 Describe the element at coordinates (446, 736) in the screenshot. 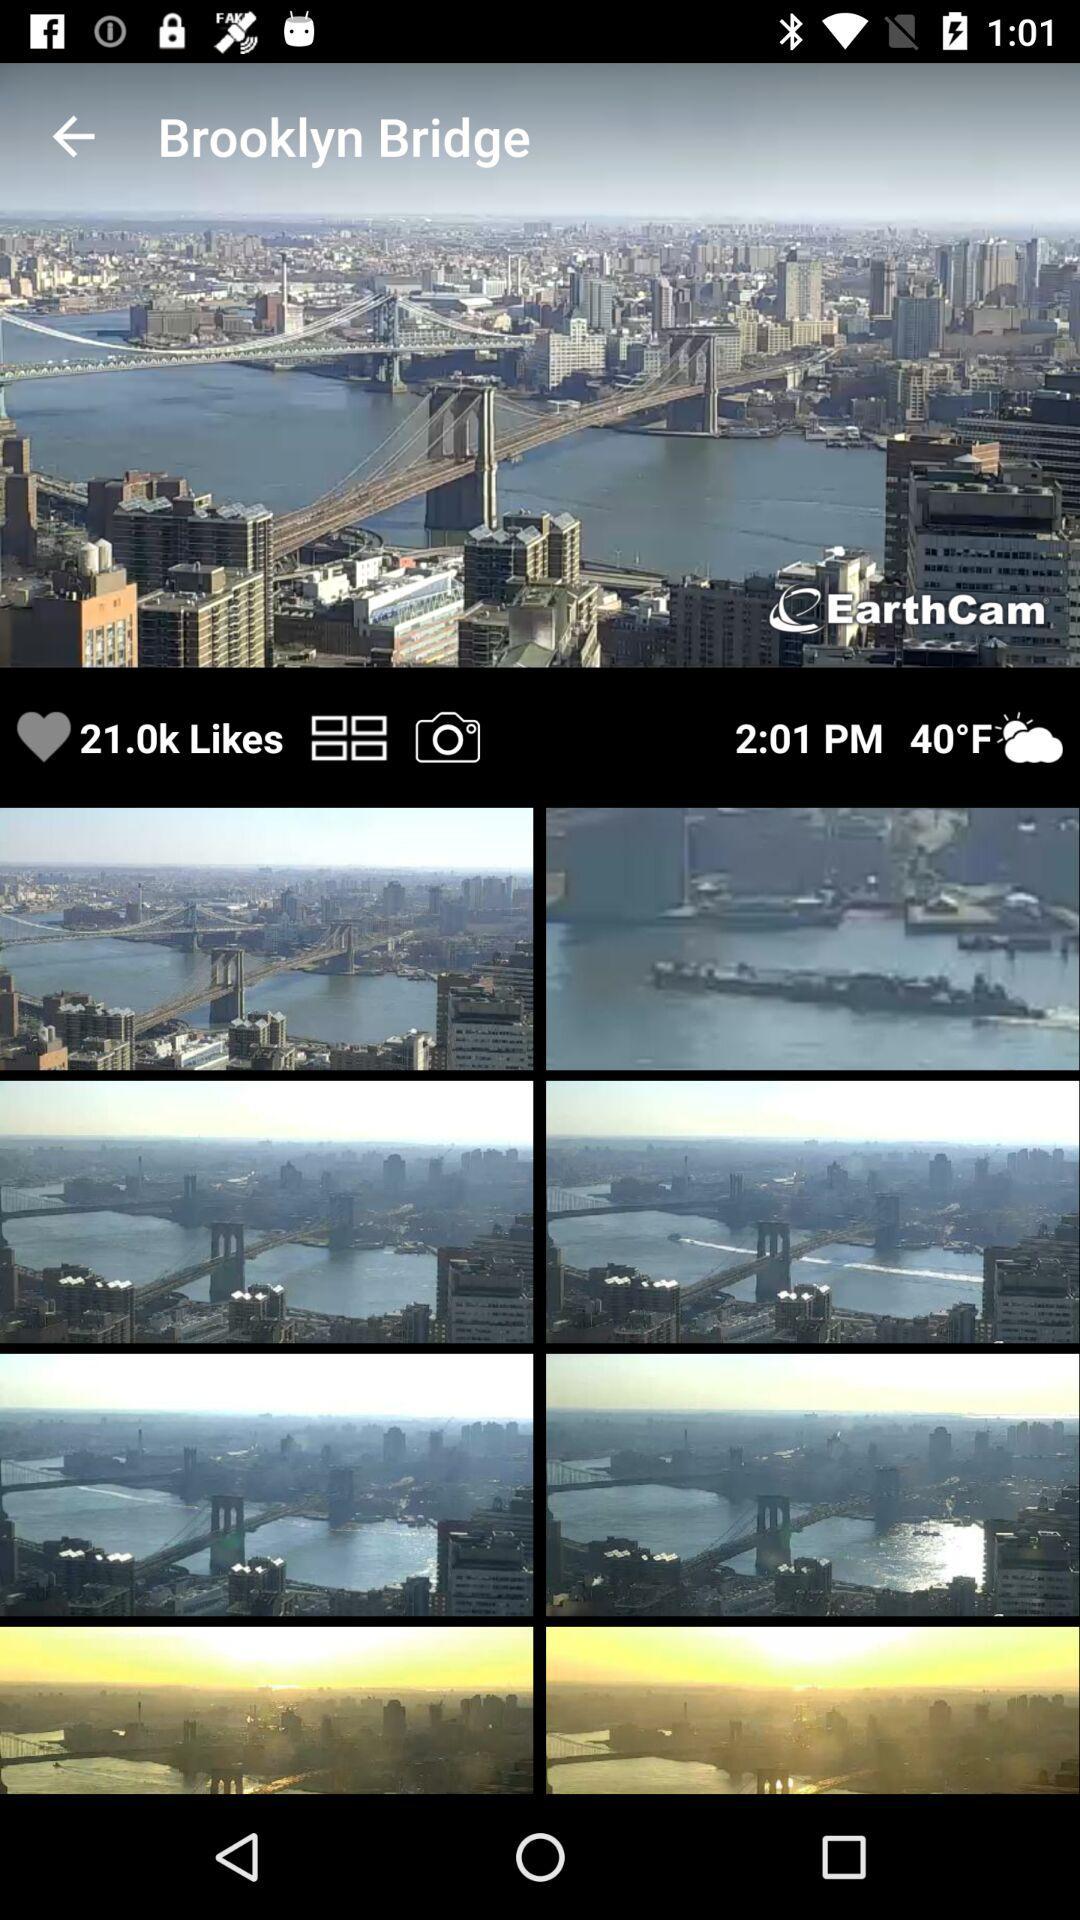

I see `photos` at that location.